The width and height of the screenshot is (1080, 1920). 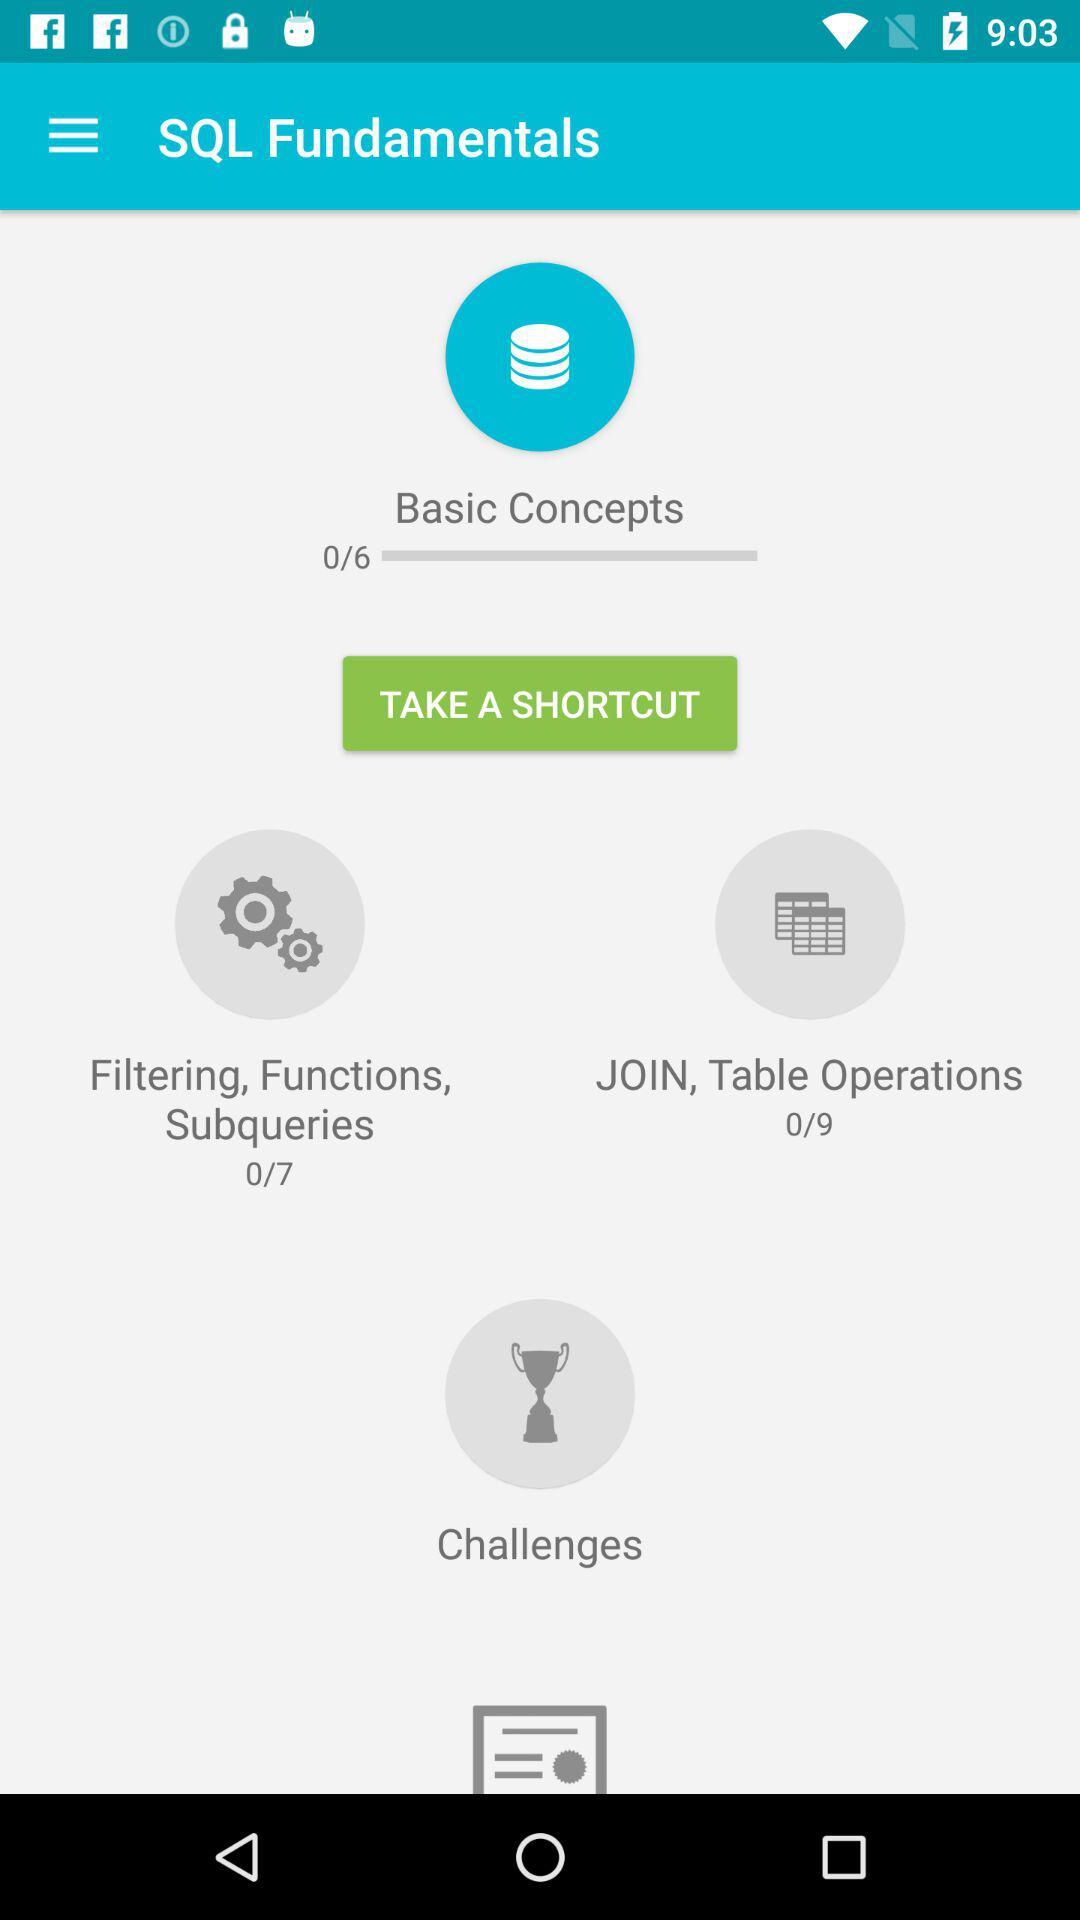 I want to click on the icon below 0/6, so click(x=540, y=703).